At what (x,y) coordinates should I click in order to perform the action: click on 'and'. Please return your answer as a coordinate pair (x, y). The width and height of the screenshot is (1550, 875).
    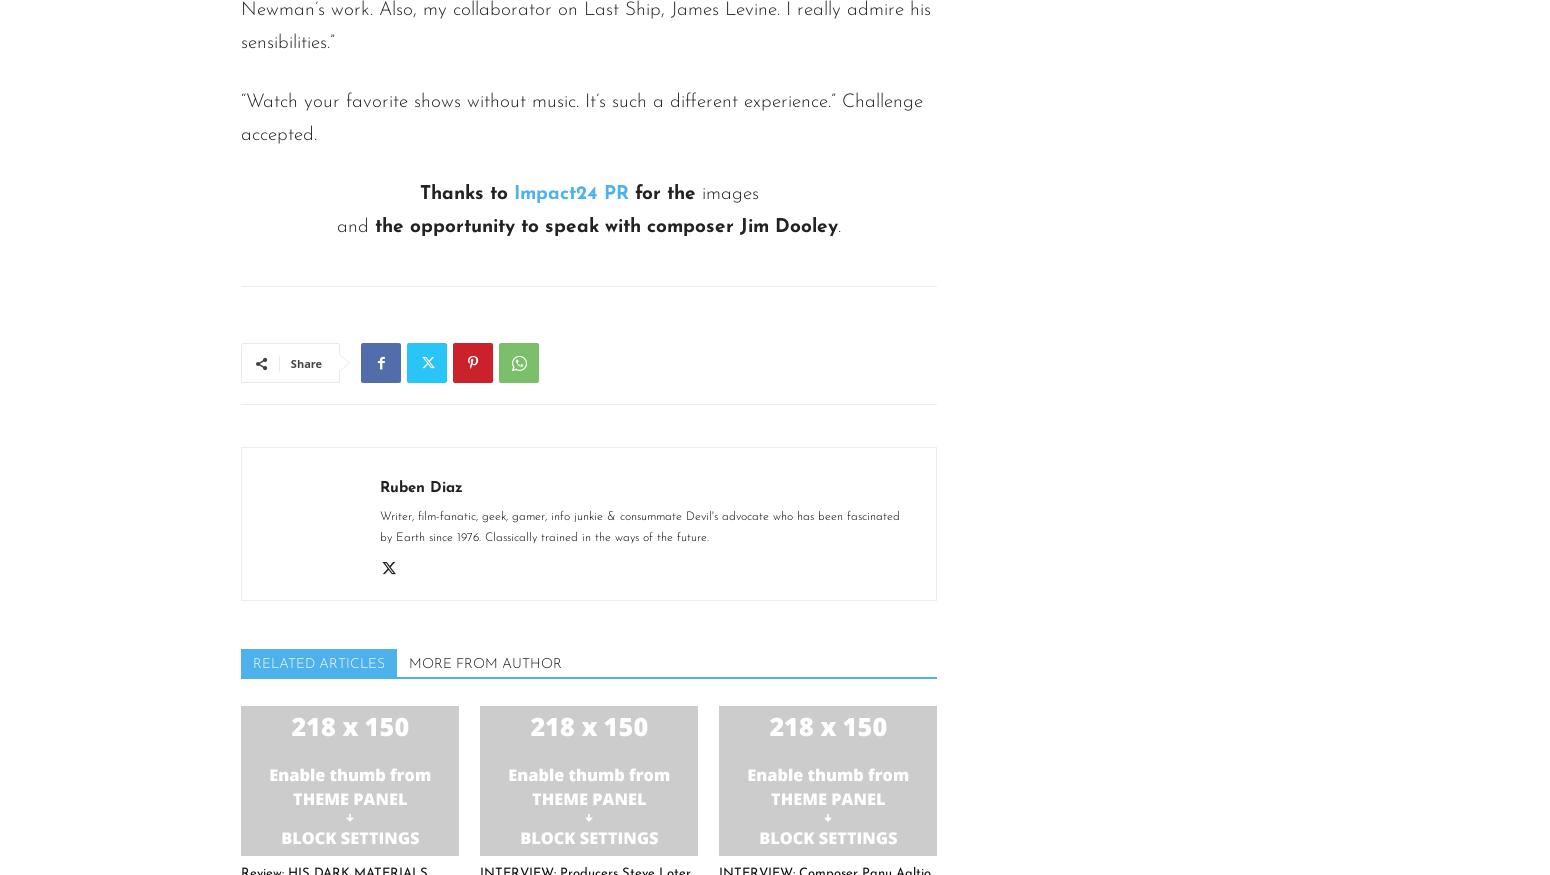
    Looking at the image, I should click on (351, 227).